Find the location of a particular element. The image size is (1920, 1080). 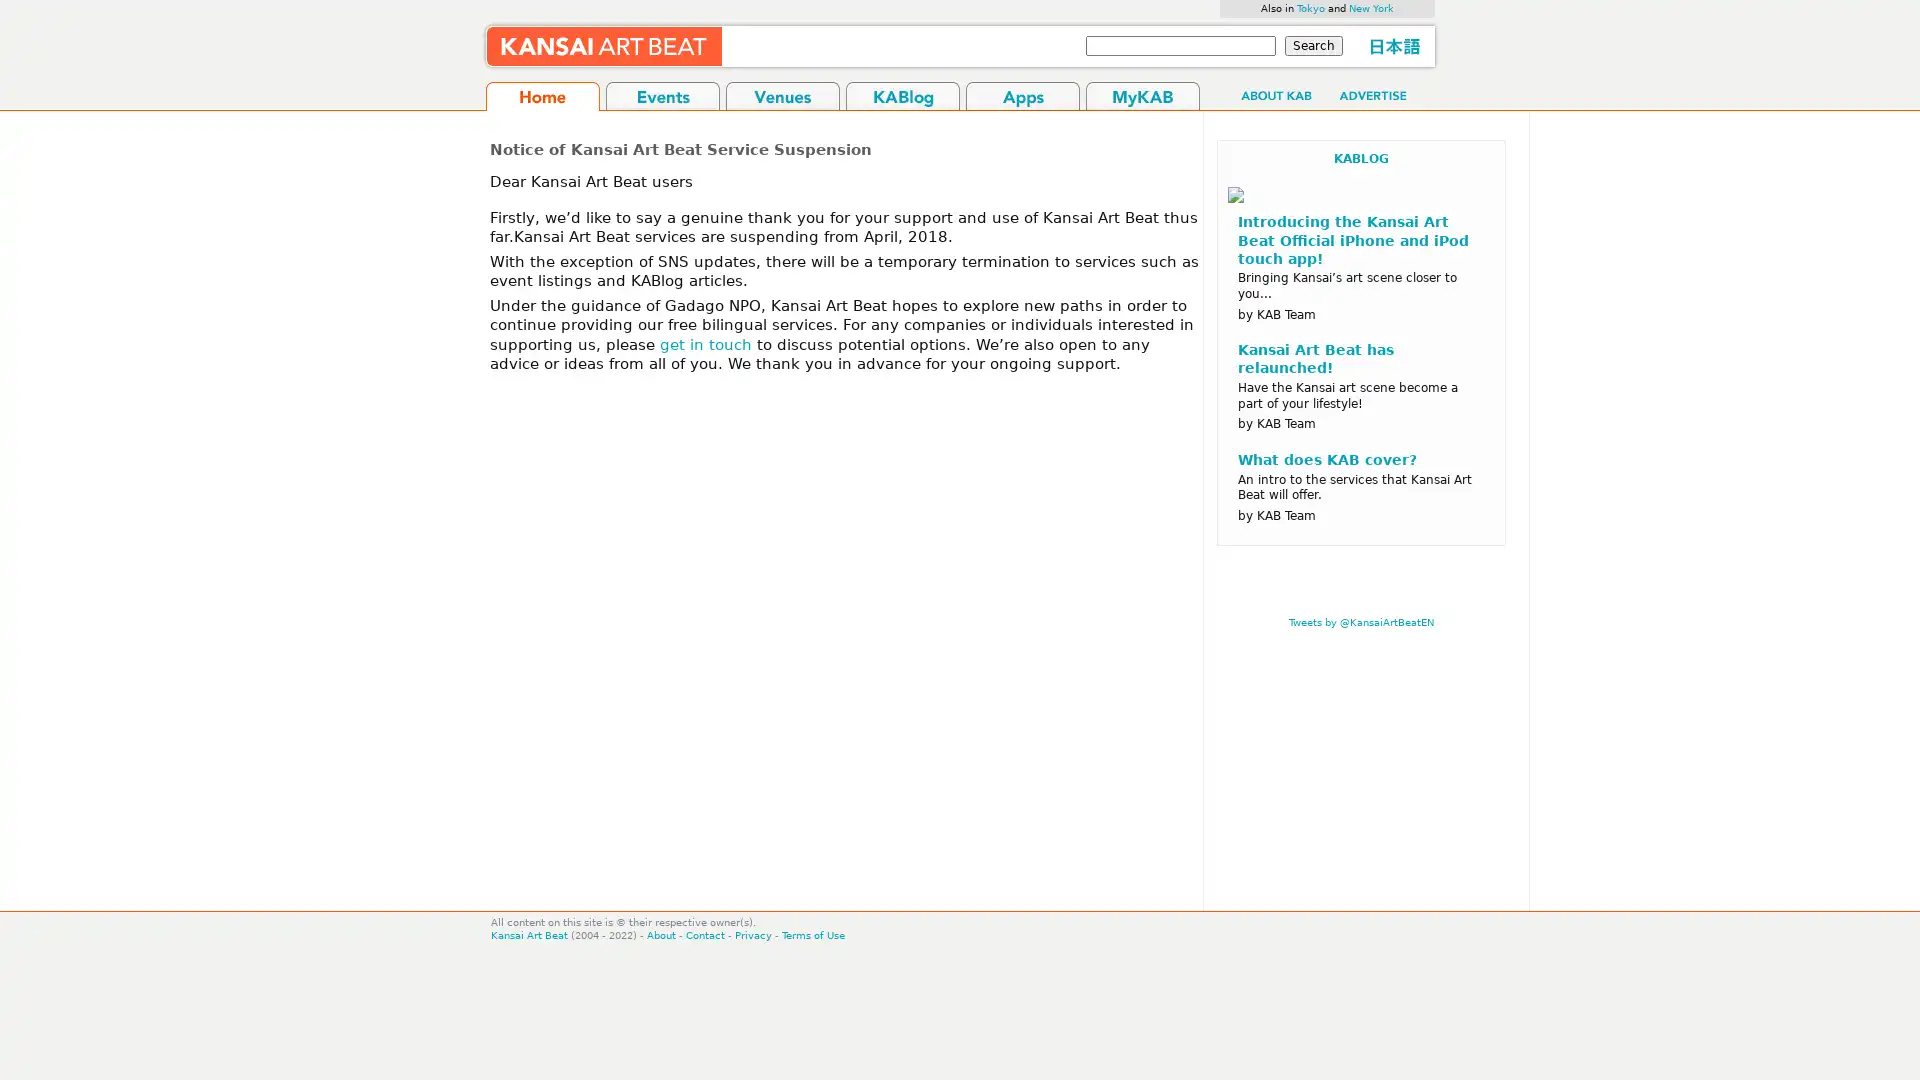

Search is located at coordinates (1314, 45).